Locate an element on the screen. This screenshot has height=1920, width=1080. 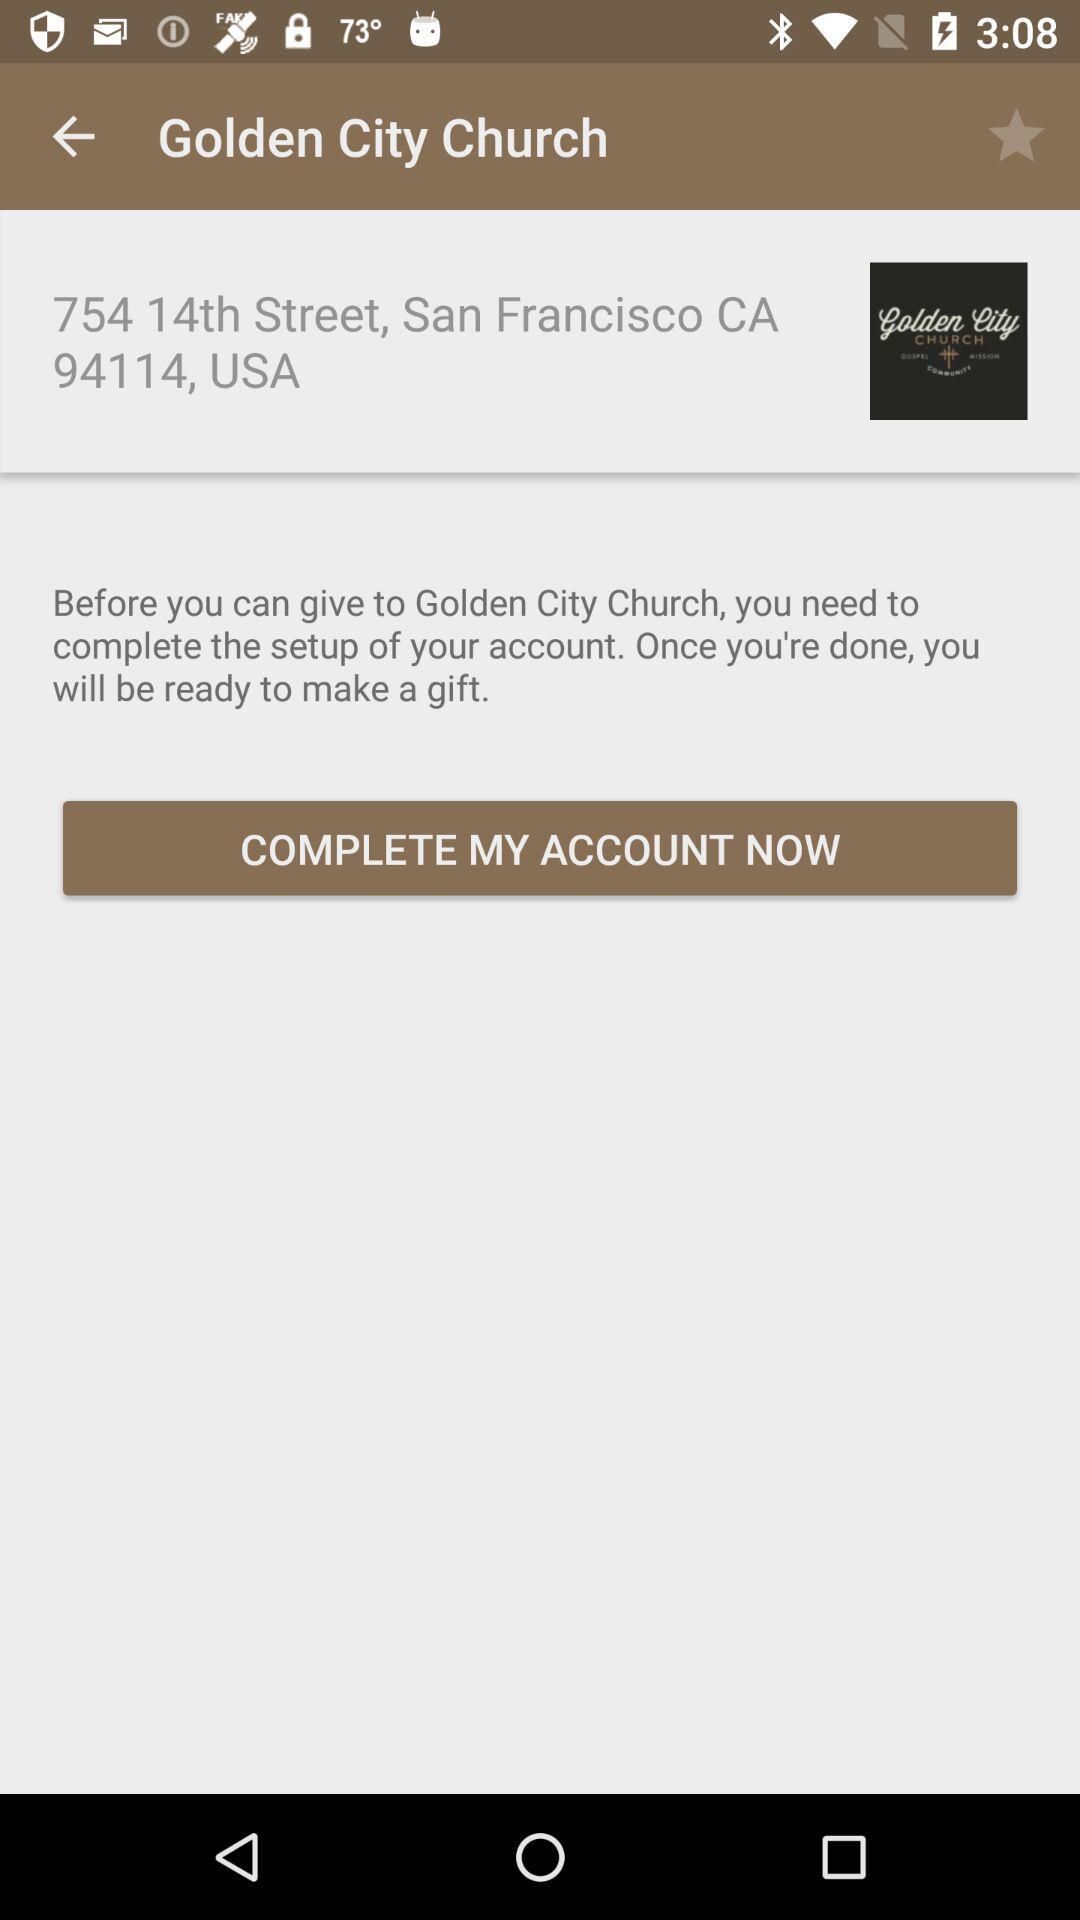
the icon to the left of the golden city church is located at coordinates (72, 135).